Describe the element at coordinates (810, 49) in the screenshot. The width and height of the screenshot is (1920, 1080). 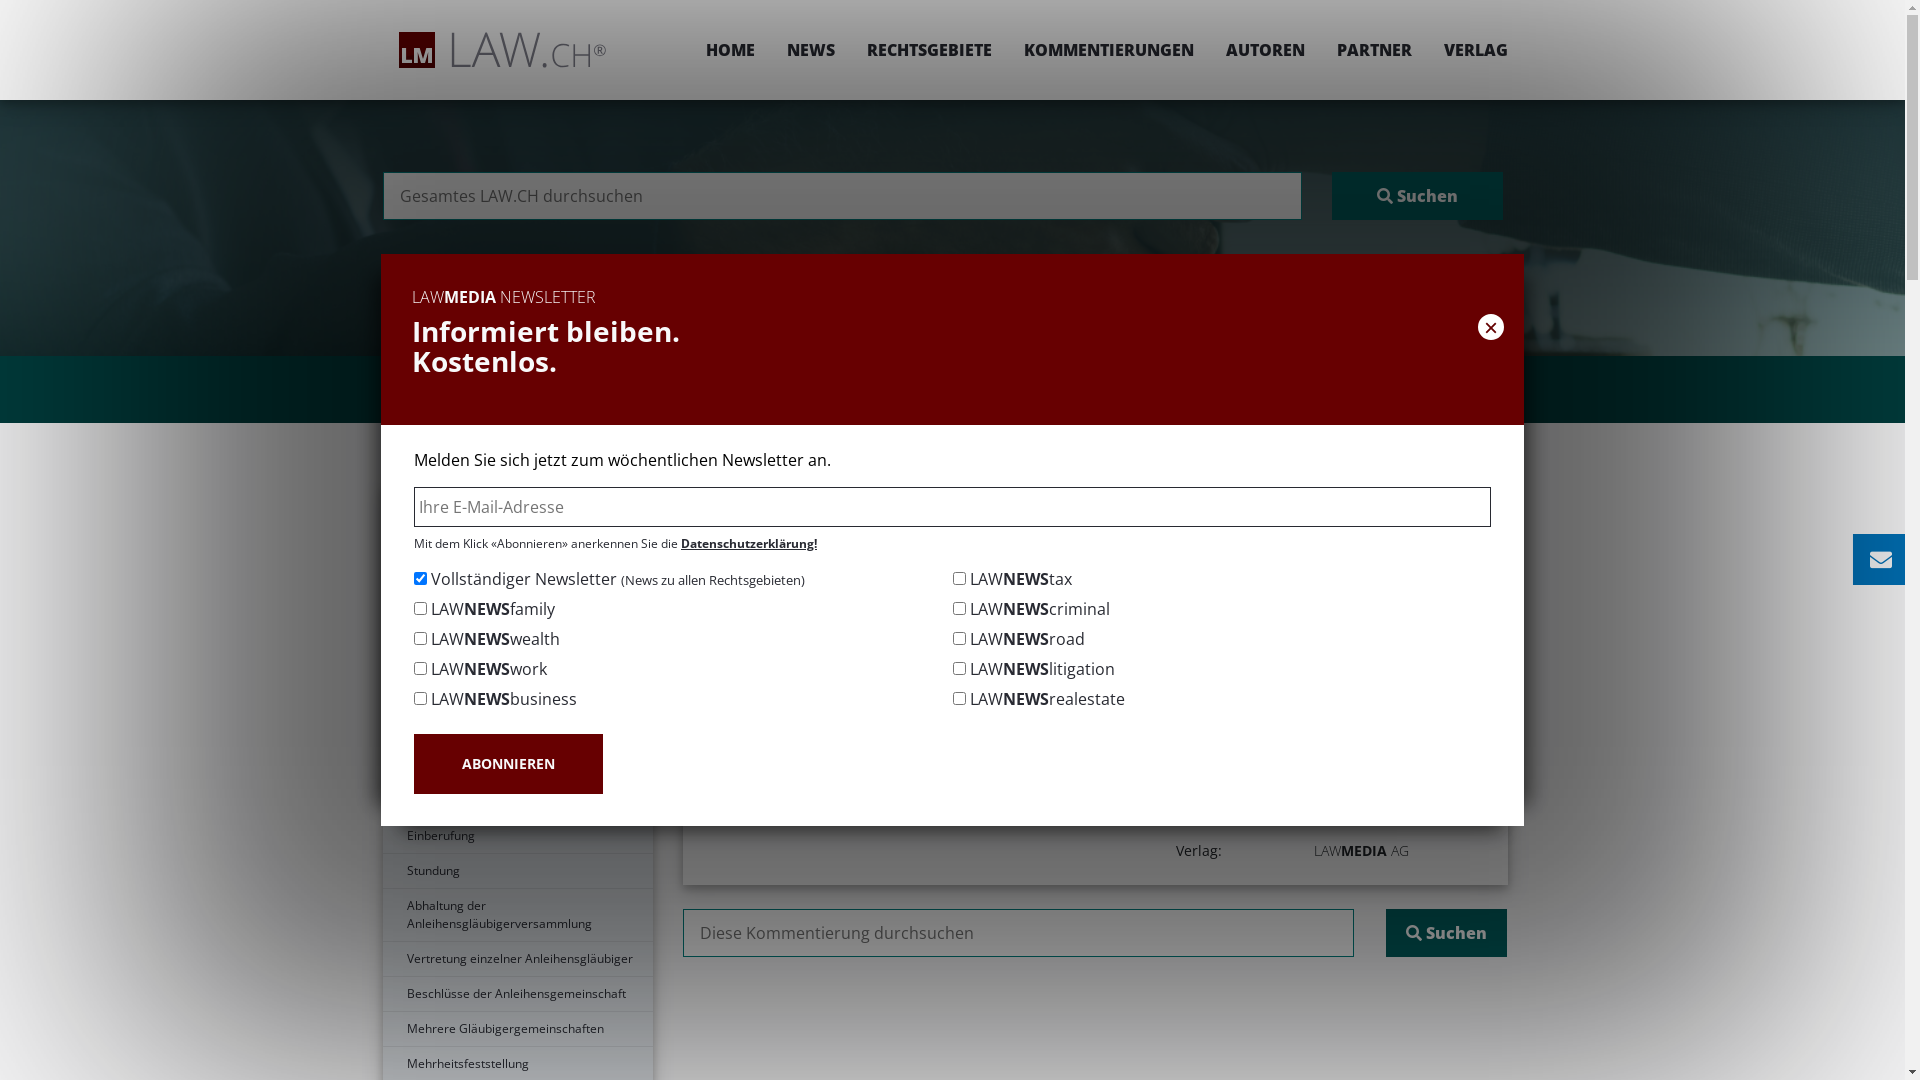
I see `'NEWS'` at that location.